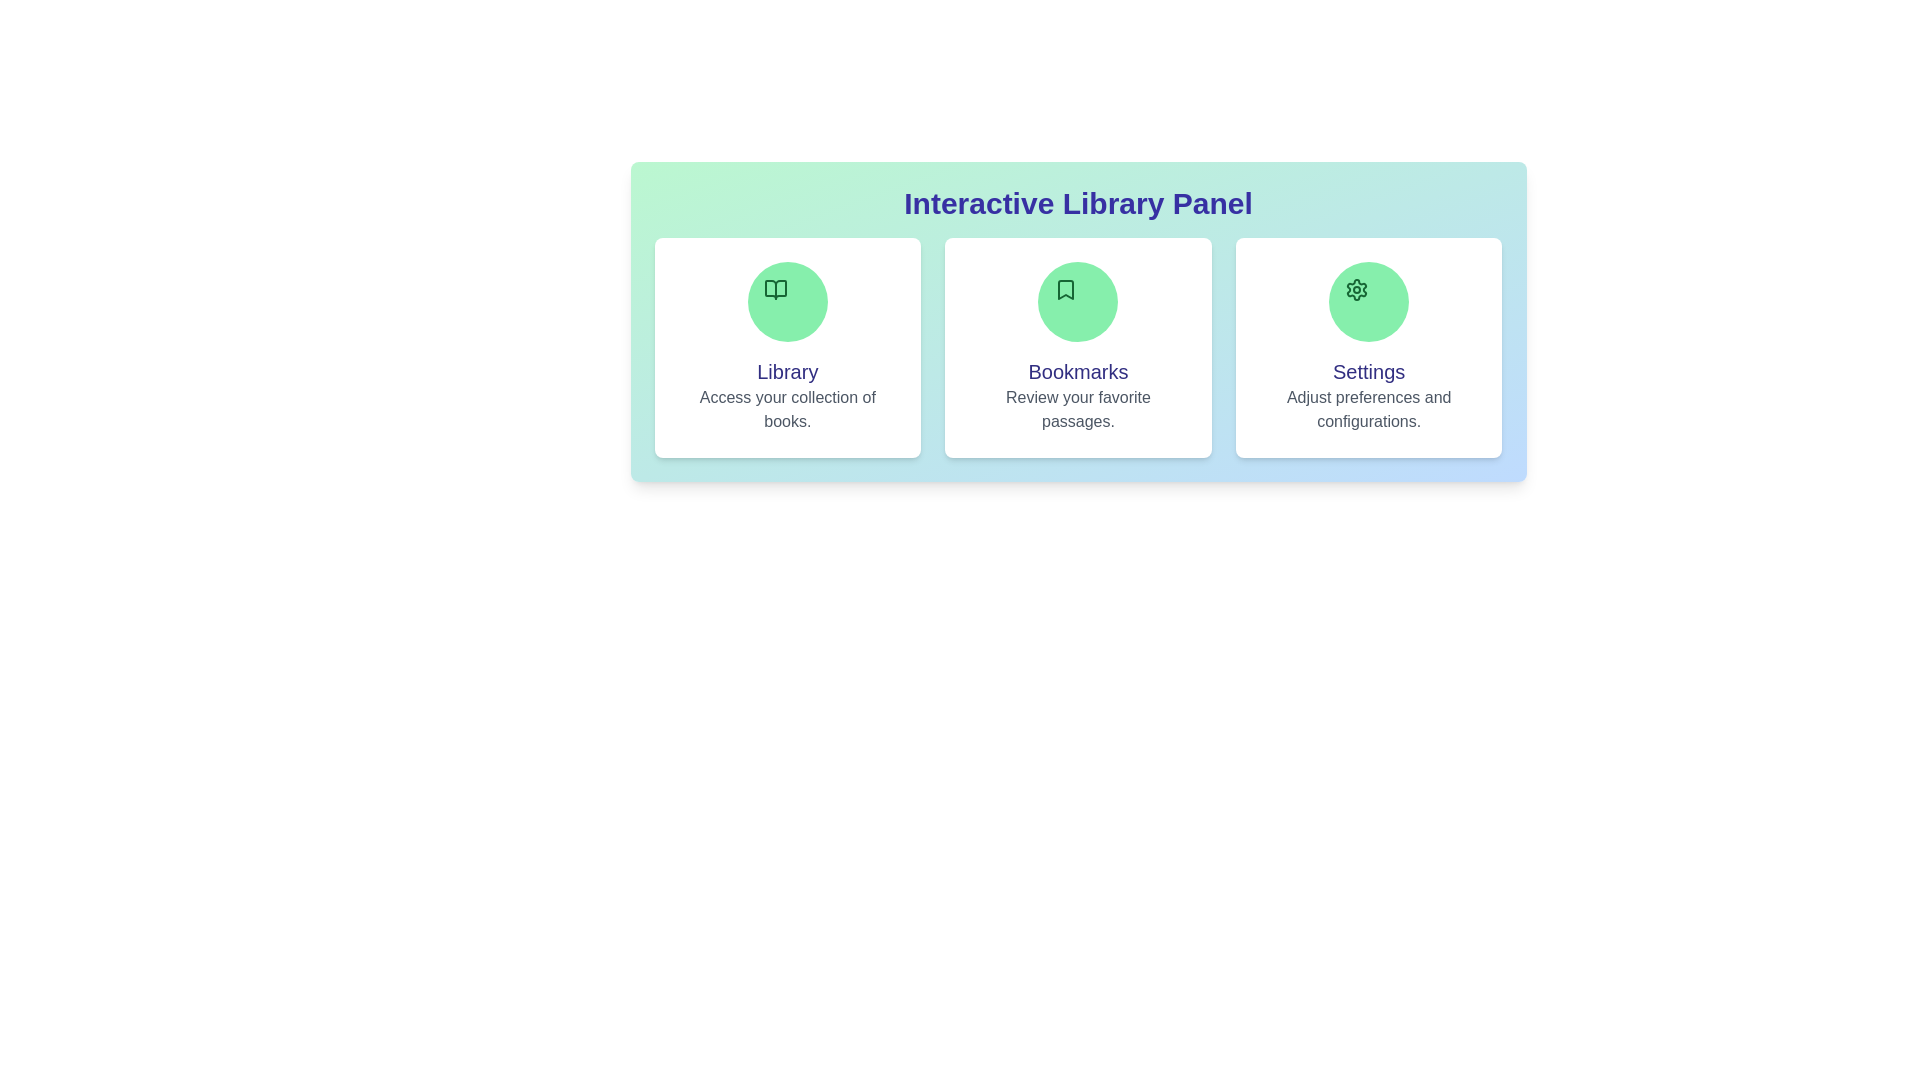 The width and height of the screenshot is (1920, 1080). I want to click on the card representing the Library section, so click(786, 346).